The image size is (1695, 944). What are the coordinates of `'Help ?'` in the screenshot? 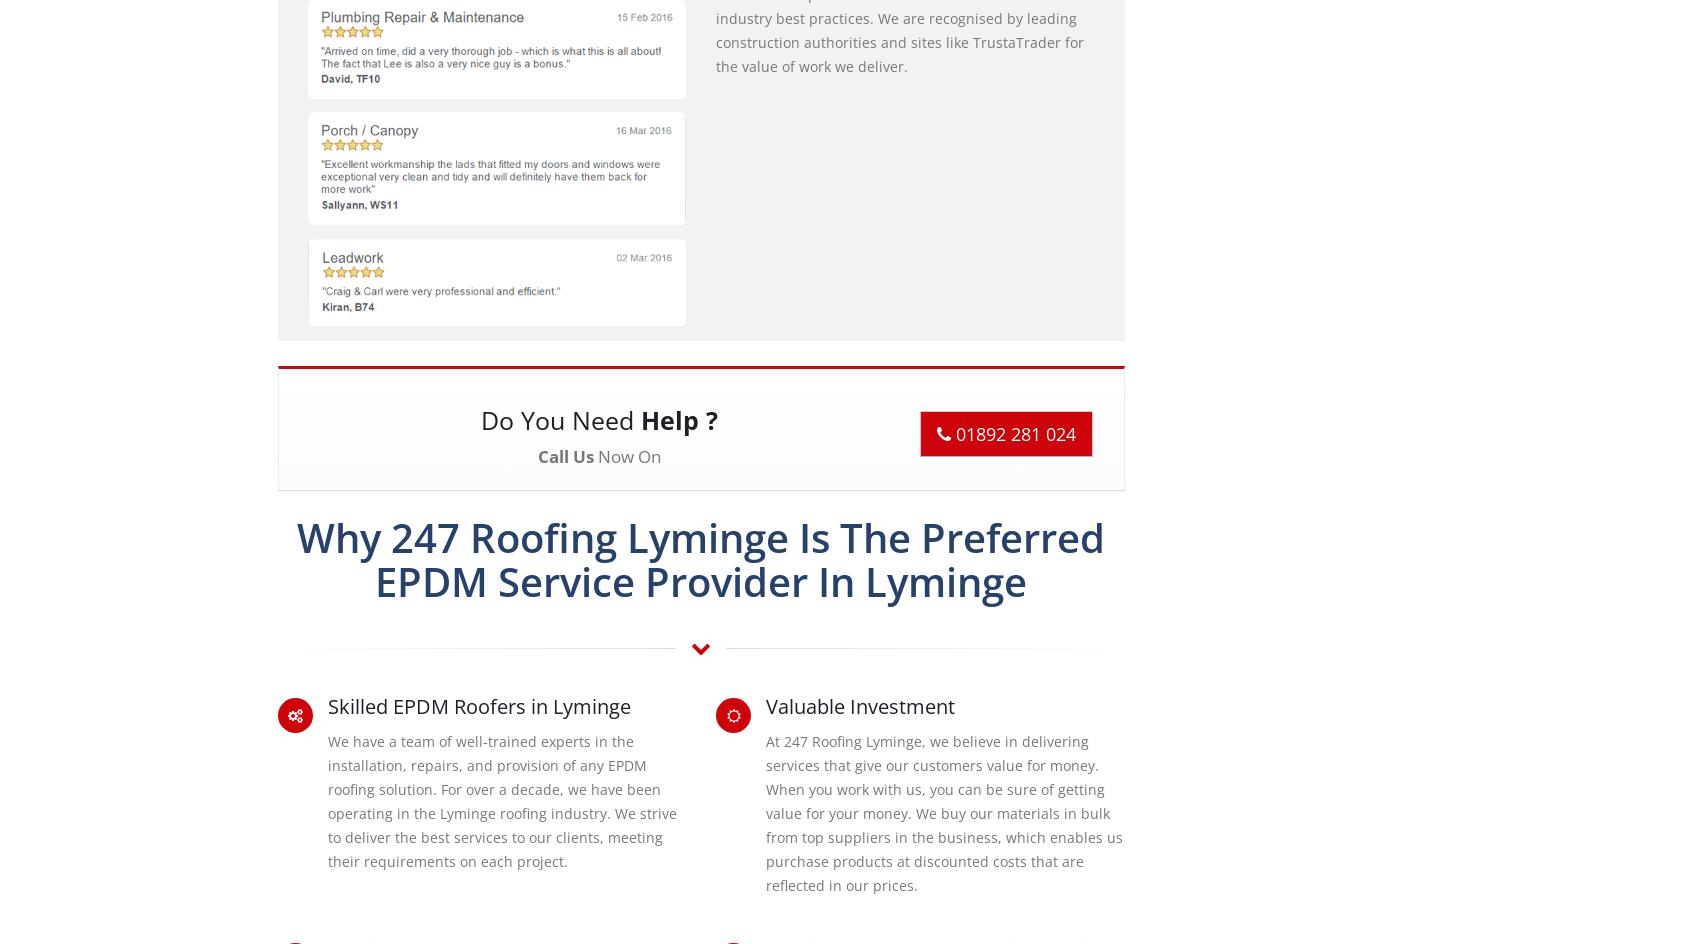 It's located at (640, 418).